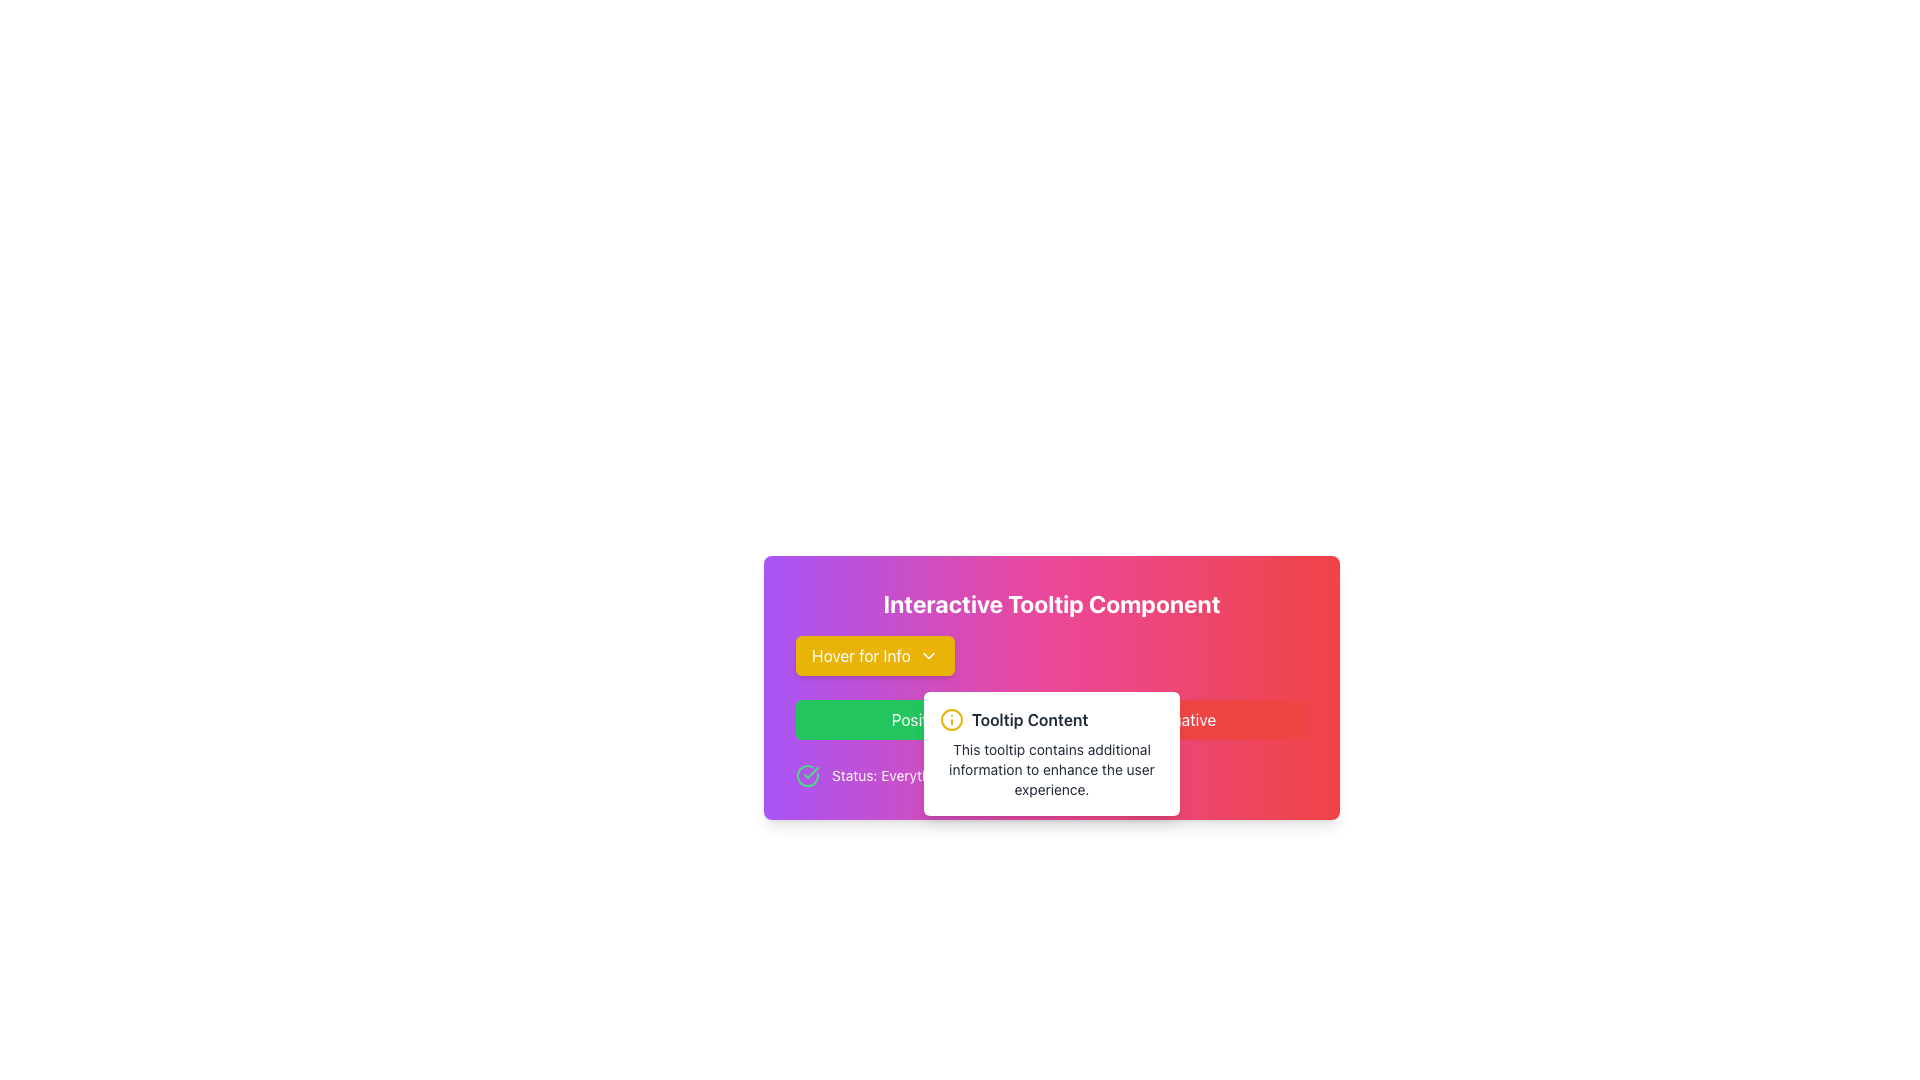 The height and width of the screenshot is (1080, 1920). I want to click on the label with an icon in the tooltip, so click(1050, 720).